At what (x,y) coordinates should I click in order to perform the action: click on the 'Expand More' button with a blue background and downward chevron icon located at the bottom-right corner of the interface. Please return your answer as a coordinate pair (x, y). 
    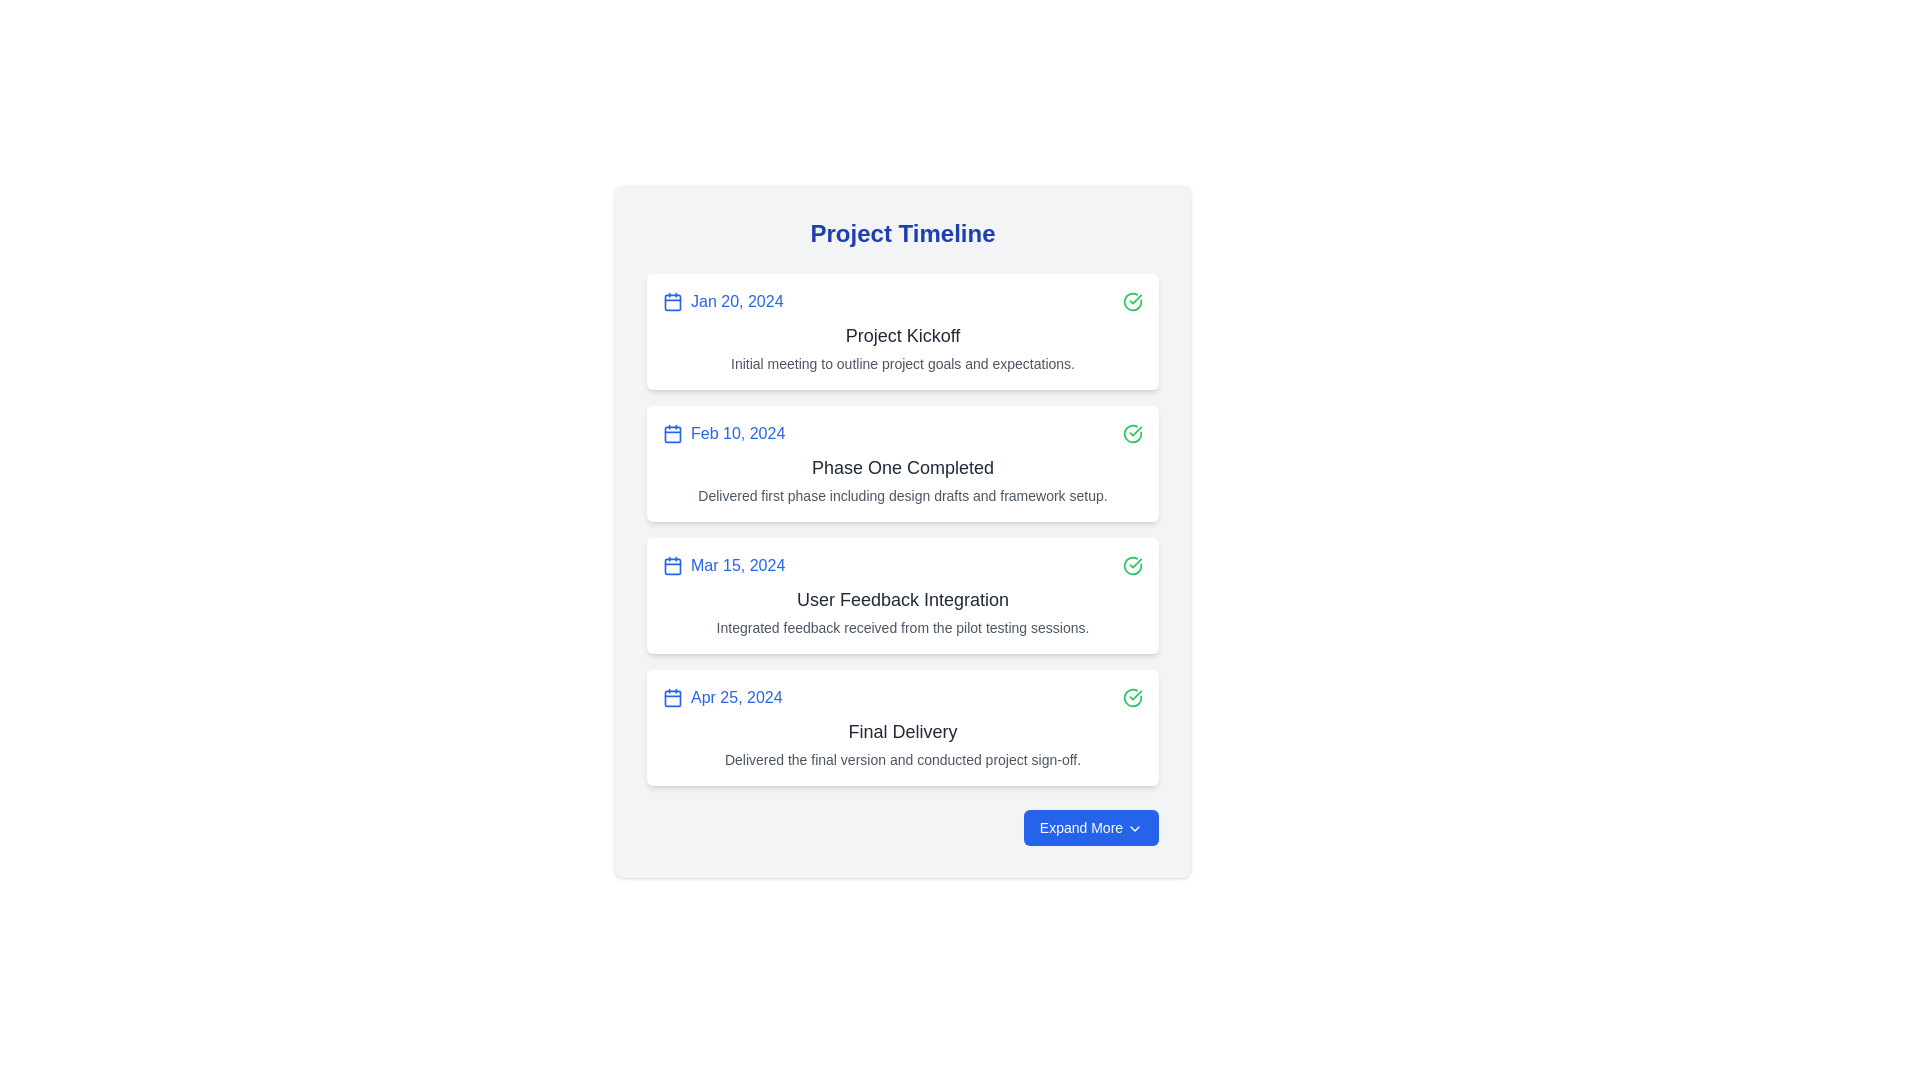
    Looking at the image, I should click on (1090, 828).